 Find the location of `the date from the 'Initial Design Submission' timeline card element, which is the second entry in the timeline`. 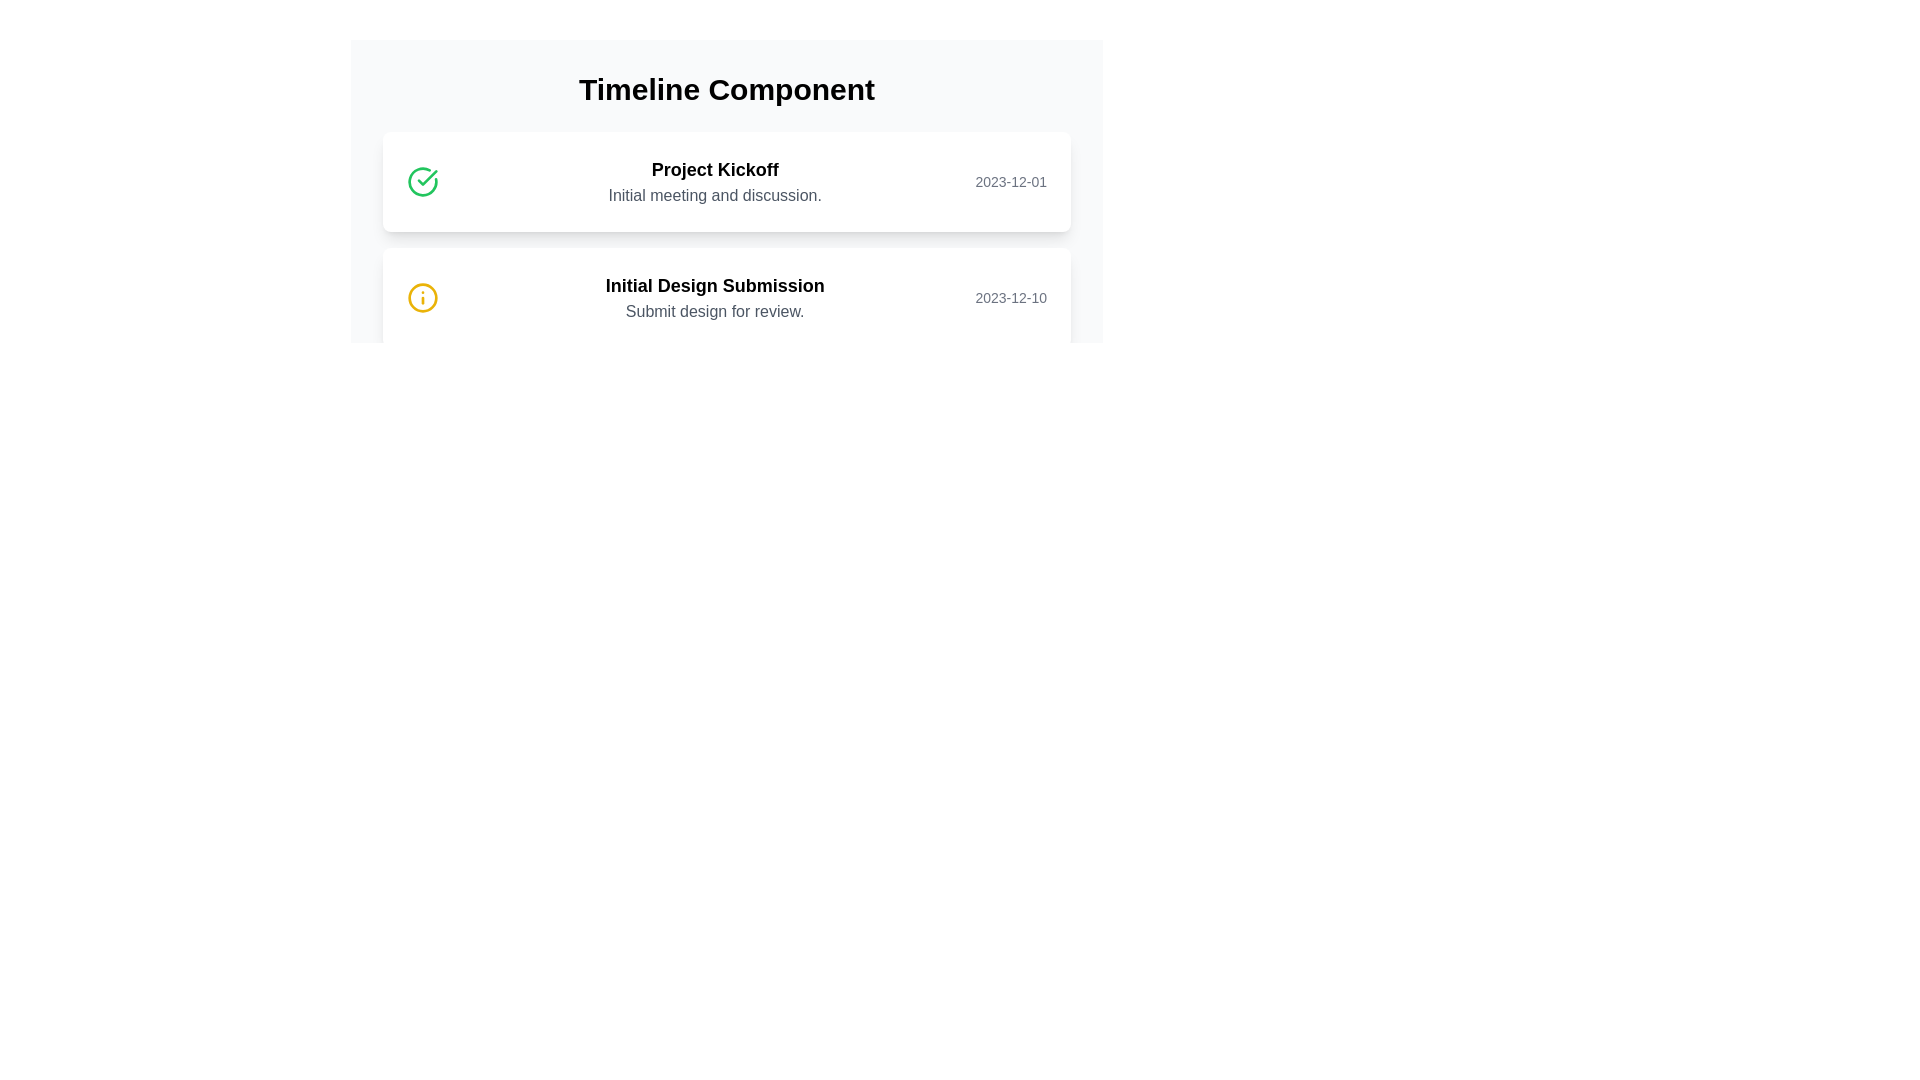

the date from the 'Initial Design Submission' timeline card element, which is the second entry in the timeline is located at coordinates (725, 297).